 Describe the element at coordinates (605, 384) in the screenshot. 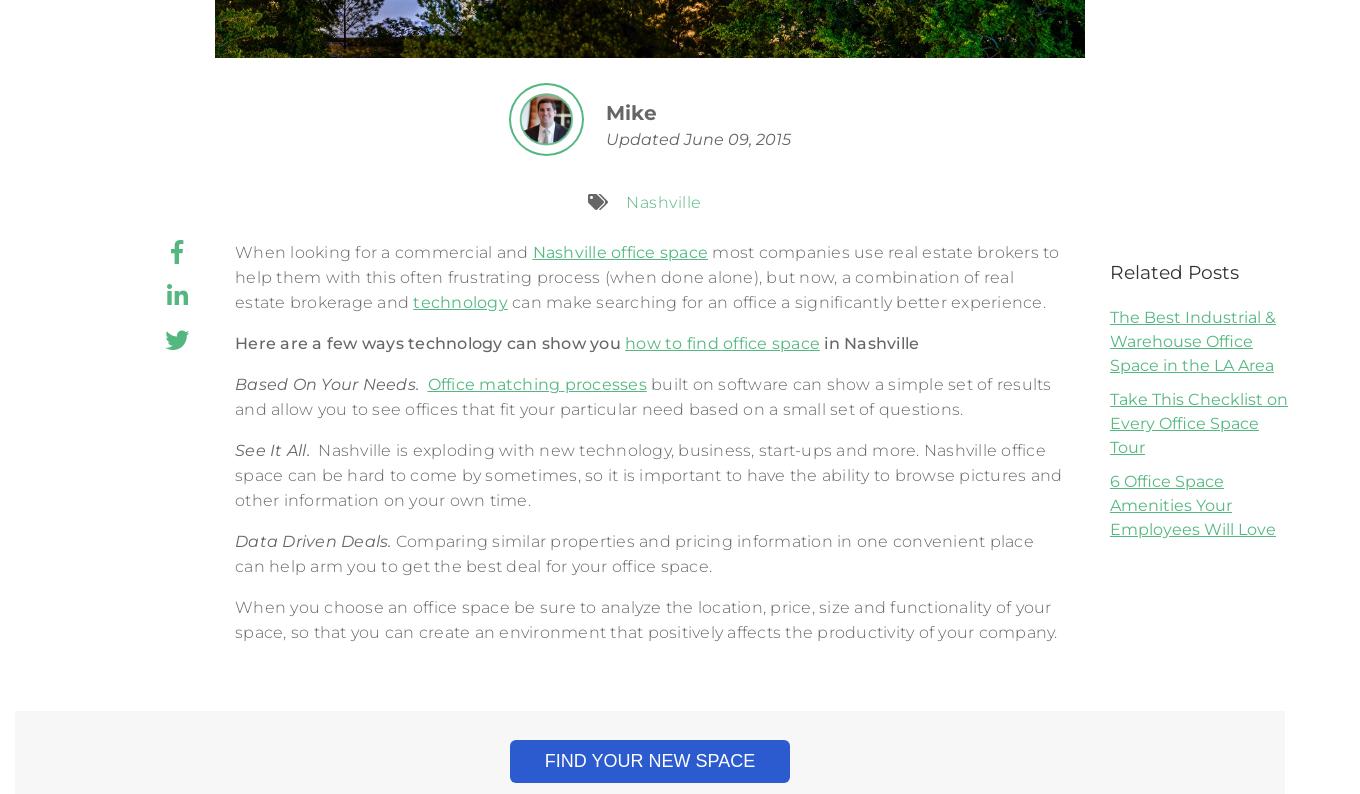

I see `'processes'` at that location.